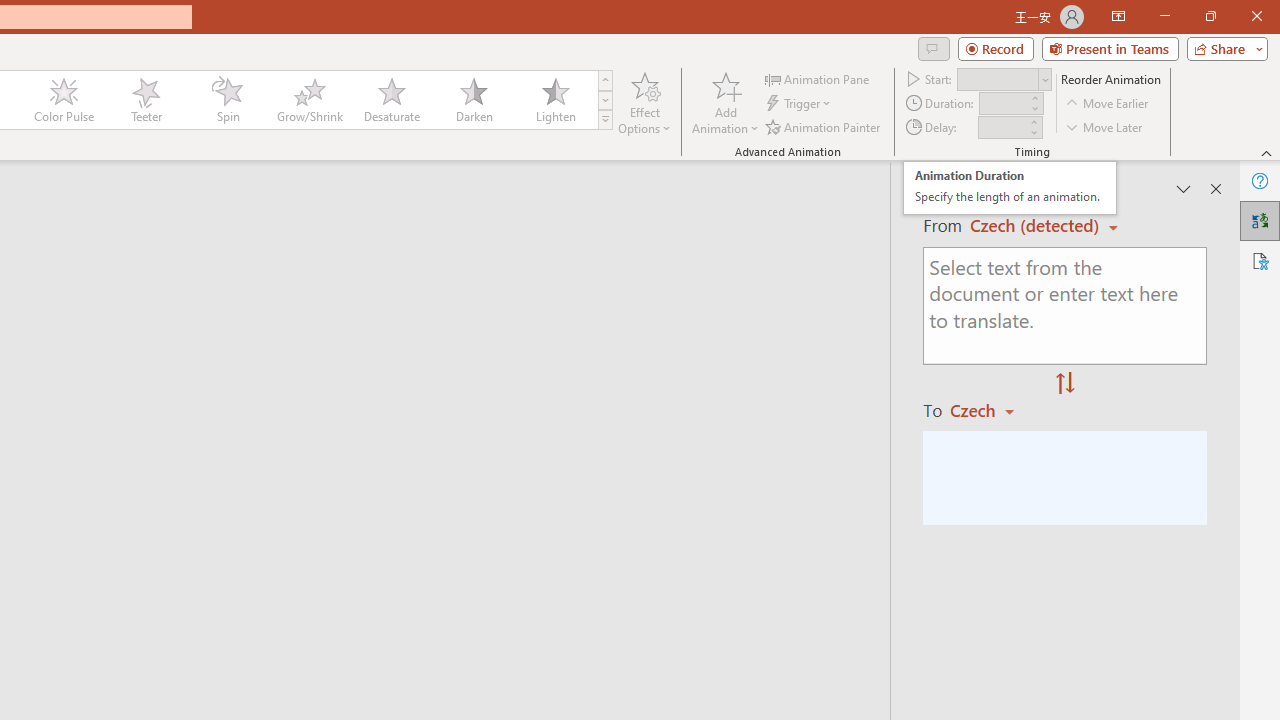  What do you see at coordinates (724, 103) in the screenshot?
I see `'Add Animation'` at bounding box center [724, 103].